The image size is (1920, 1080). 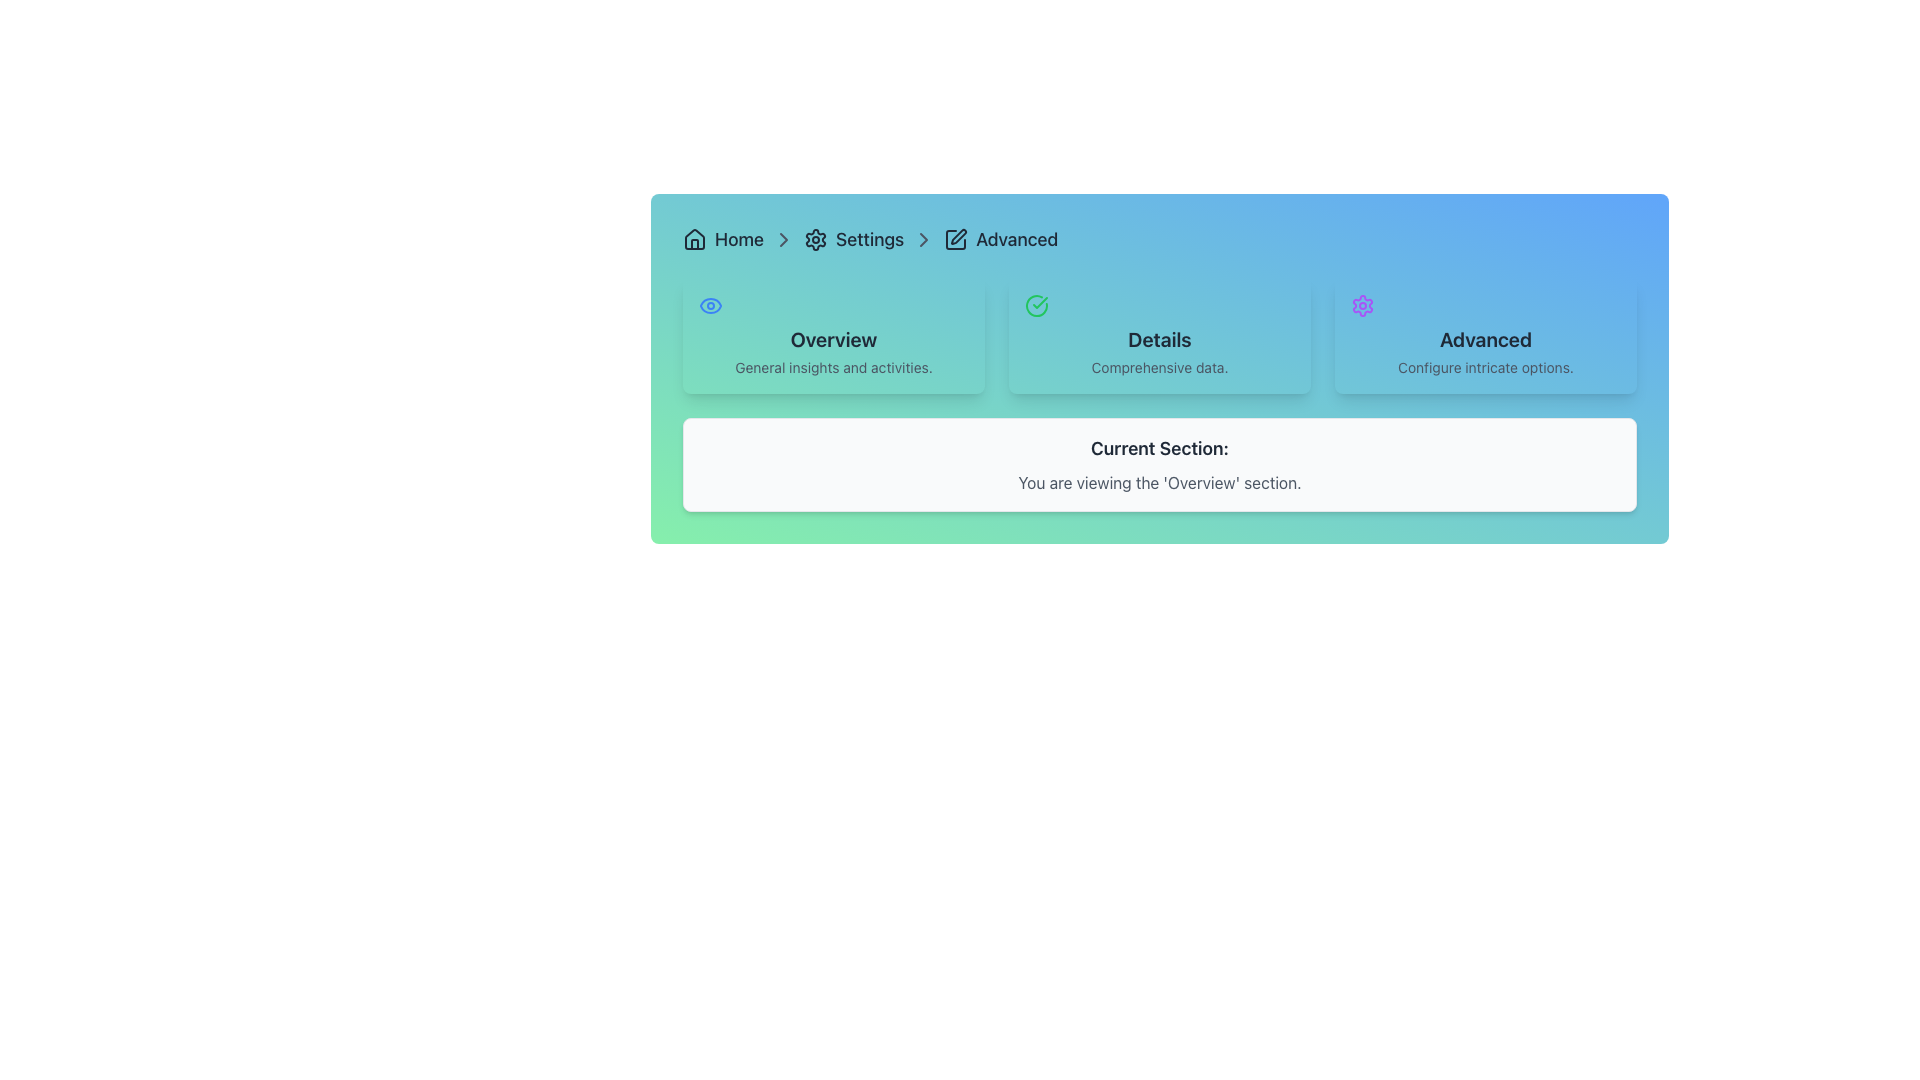 I want to click on information from the 'Details' section block, which is the second item in a horizontal grid layout between 'Overview' and 'Advanced', so click(x=1160, y=334).